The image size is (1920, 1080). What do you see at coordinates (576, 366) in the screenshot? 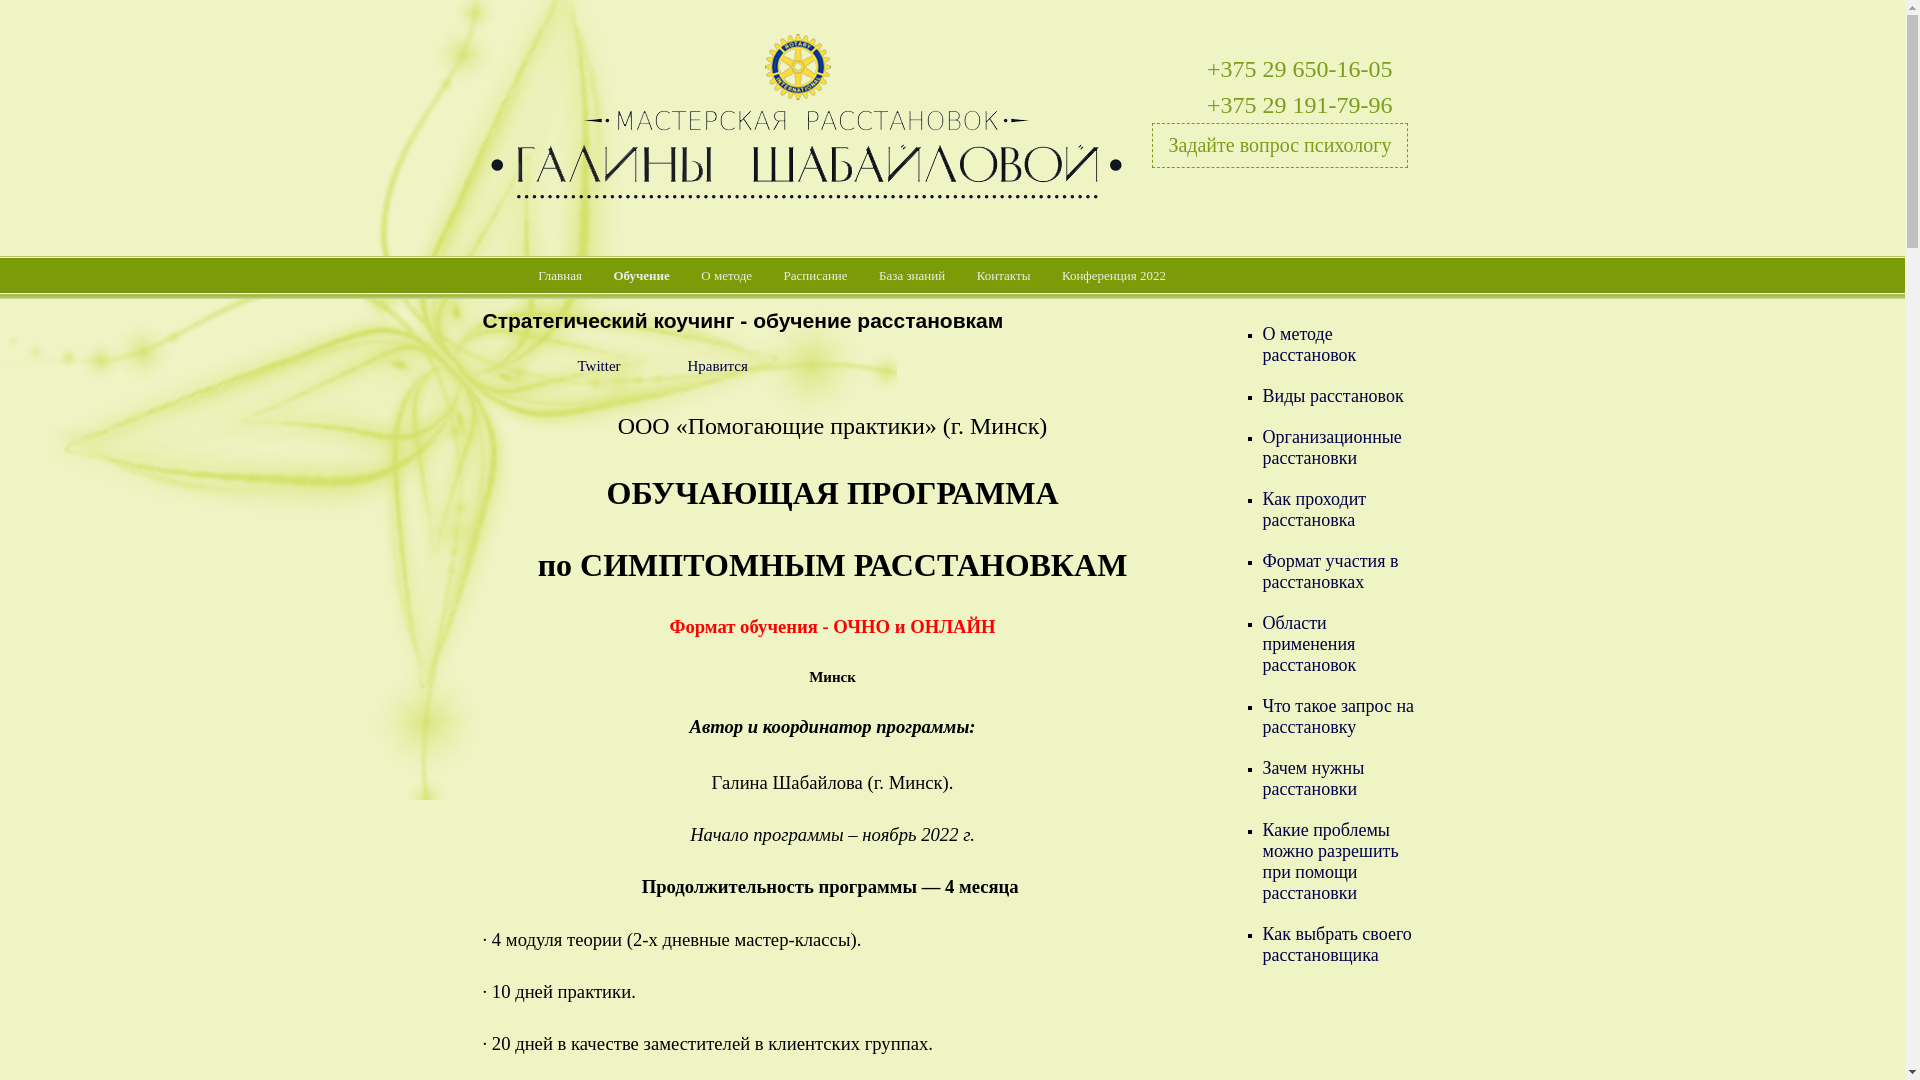
I see `'Twitter'` at bounding box center [576, 366].